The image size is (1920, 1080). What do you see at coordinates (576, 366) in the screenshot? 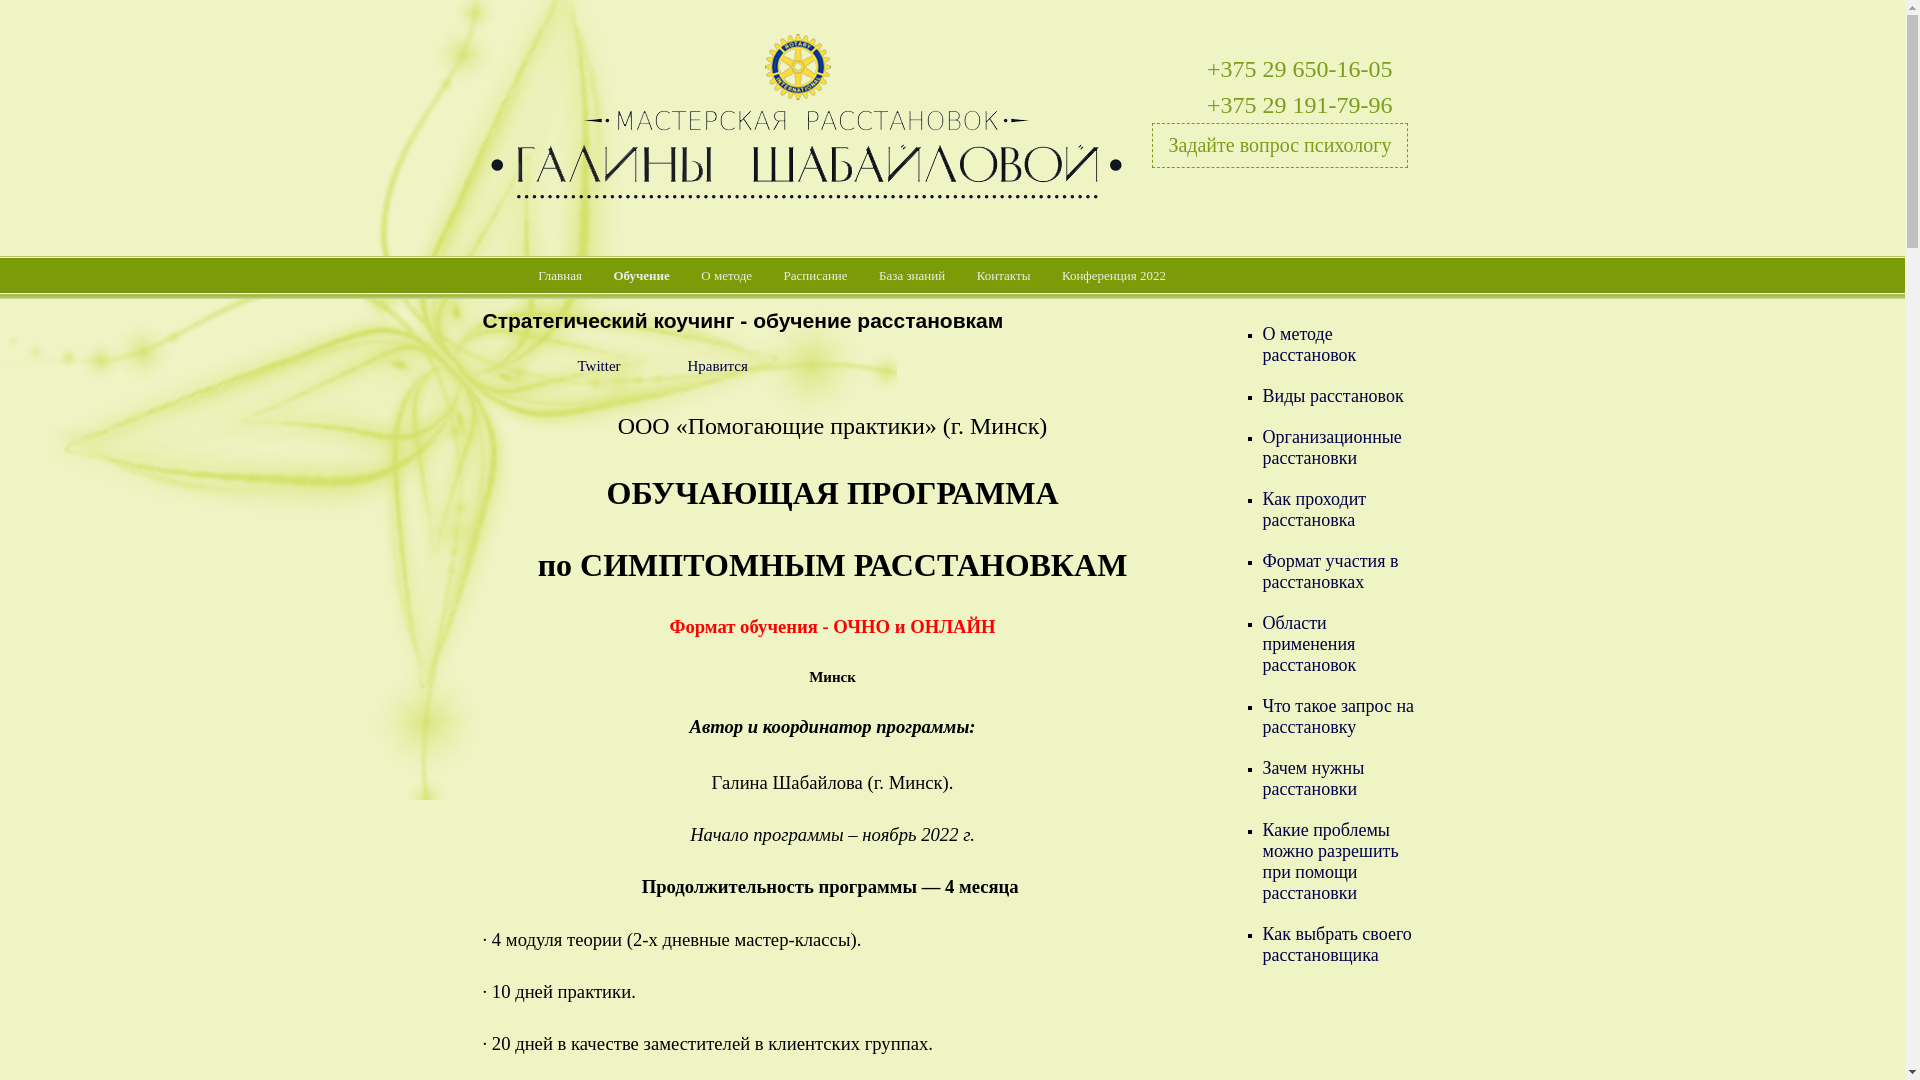
I see `'Twitter'` at bounding box center [576, 366].